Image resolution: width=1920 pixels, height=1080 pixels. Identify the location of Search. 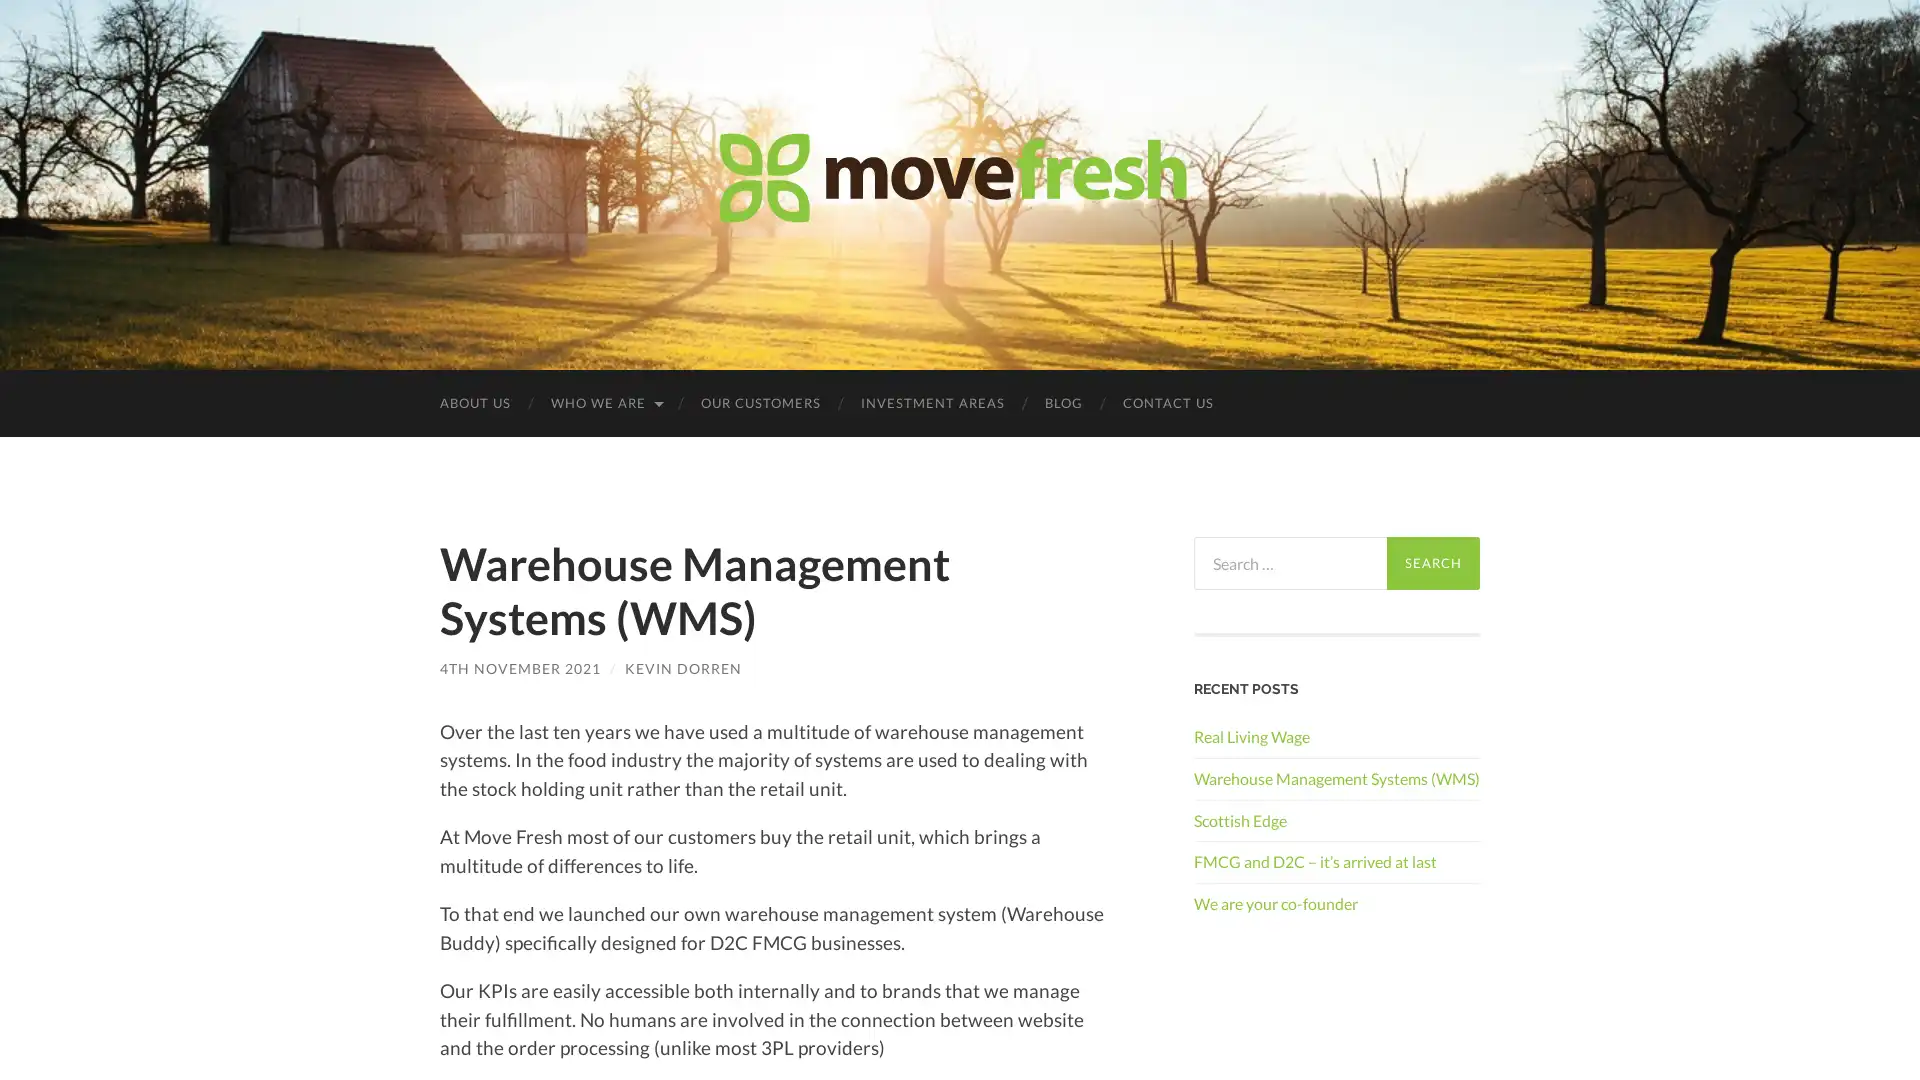
(1432, 563).